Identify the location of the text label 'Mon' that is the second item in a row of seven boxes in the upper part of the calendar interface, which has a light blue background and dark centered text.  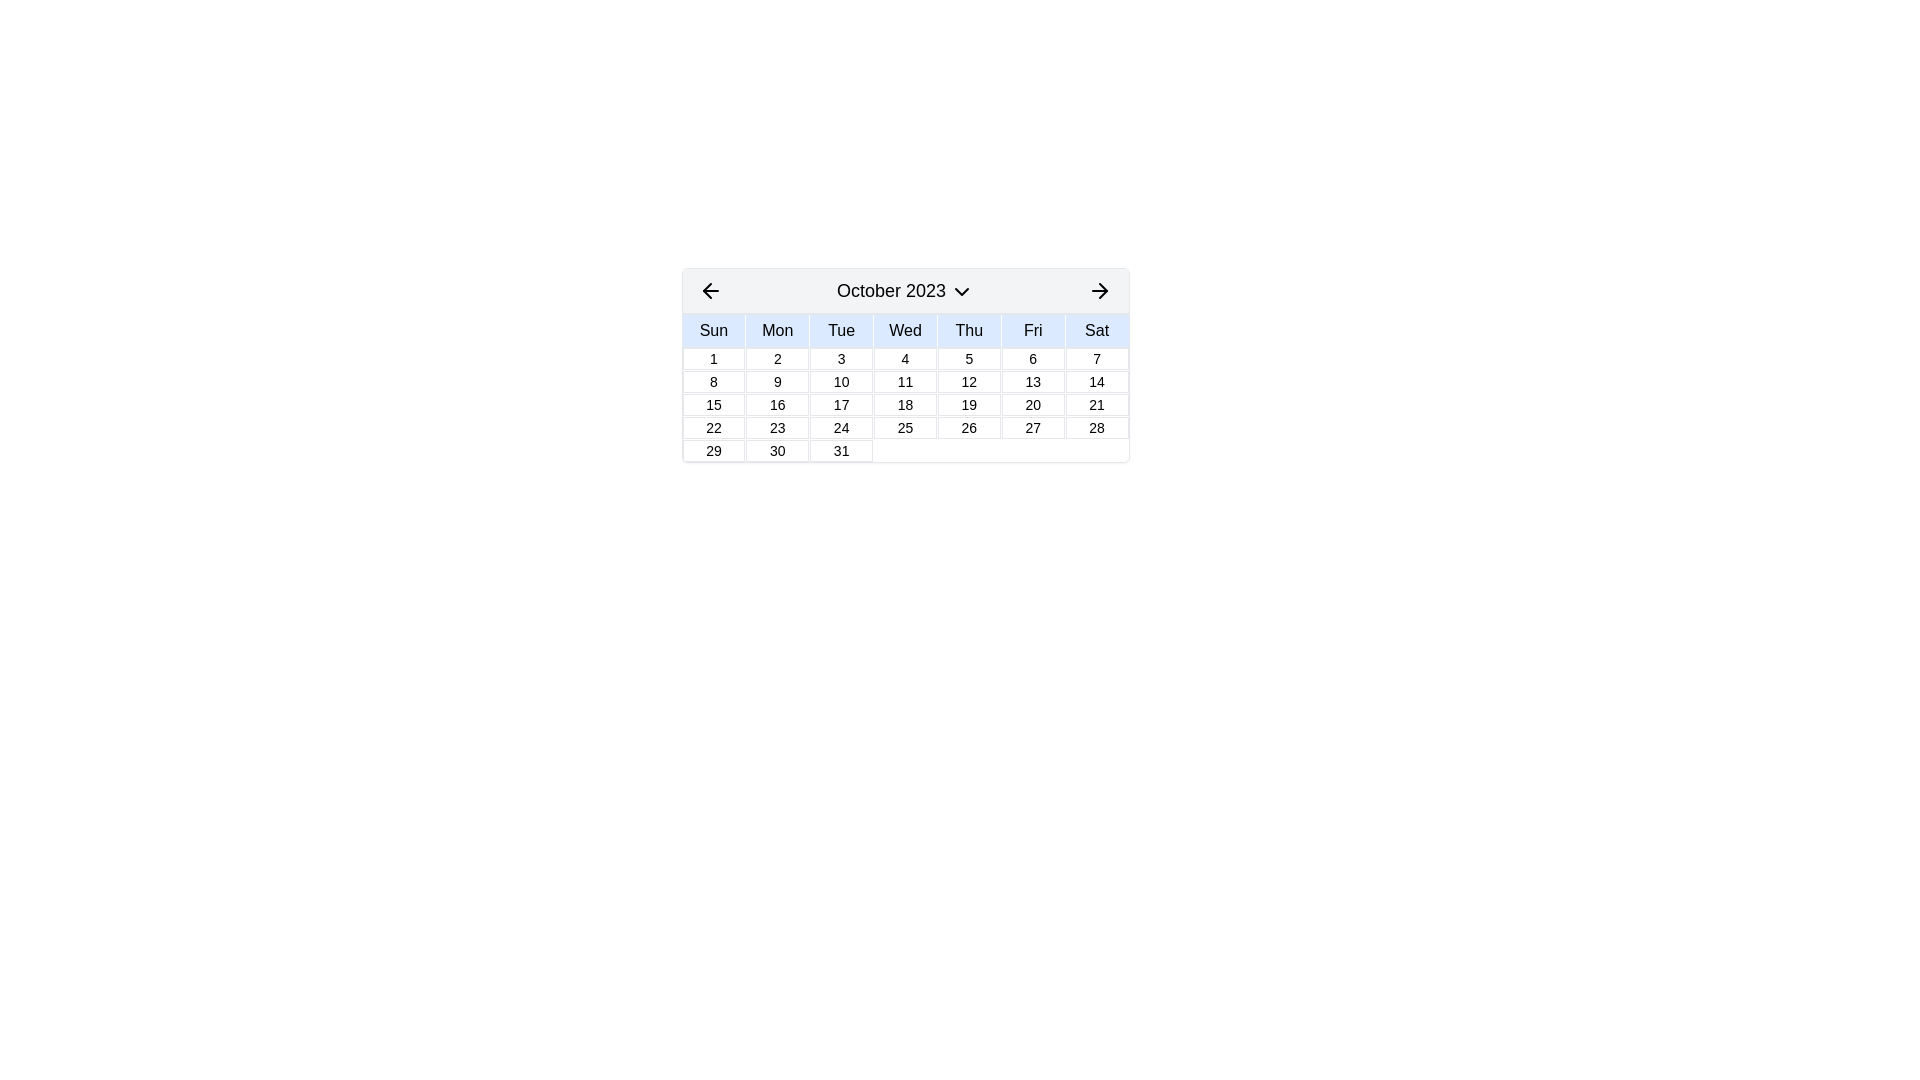
(776, 330).